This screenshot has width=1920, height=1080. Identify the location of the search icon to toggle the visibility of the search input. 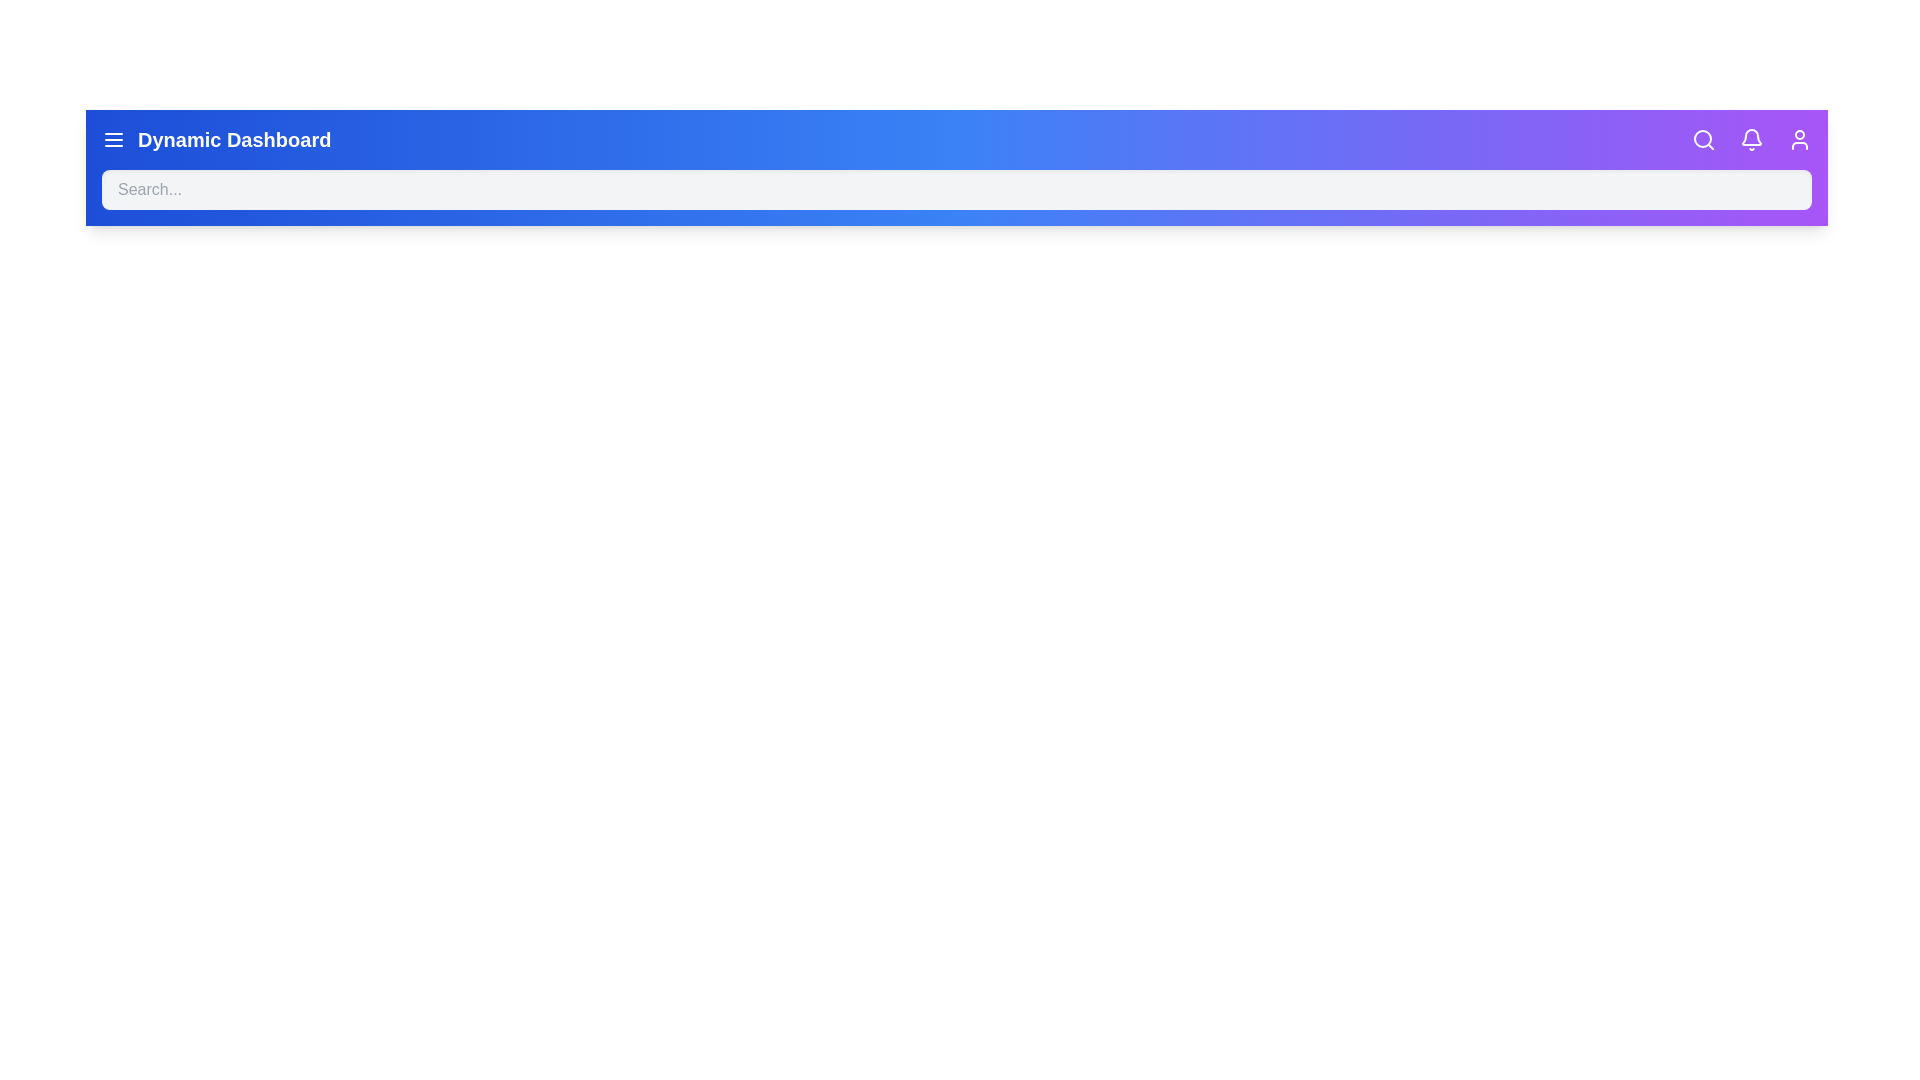
(1703, 138).